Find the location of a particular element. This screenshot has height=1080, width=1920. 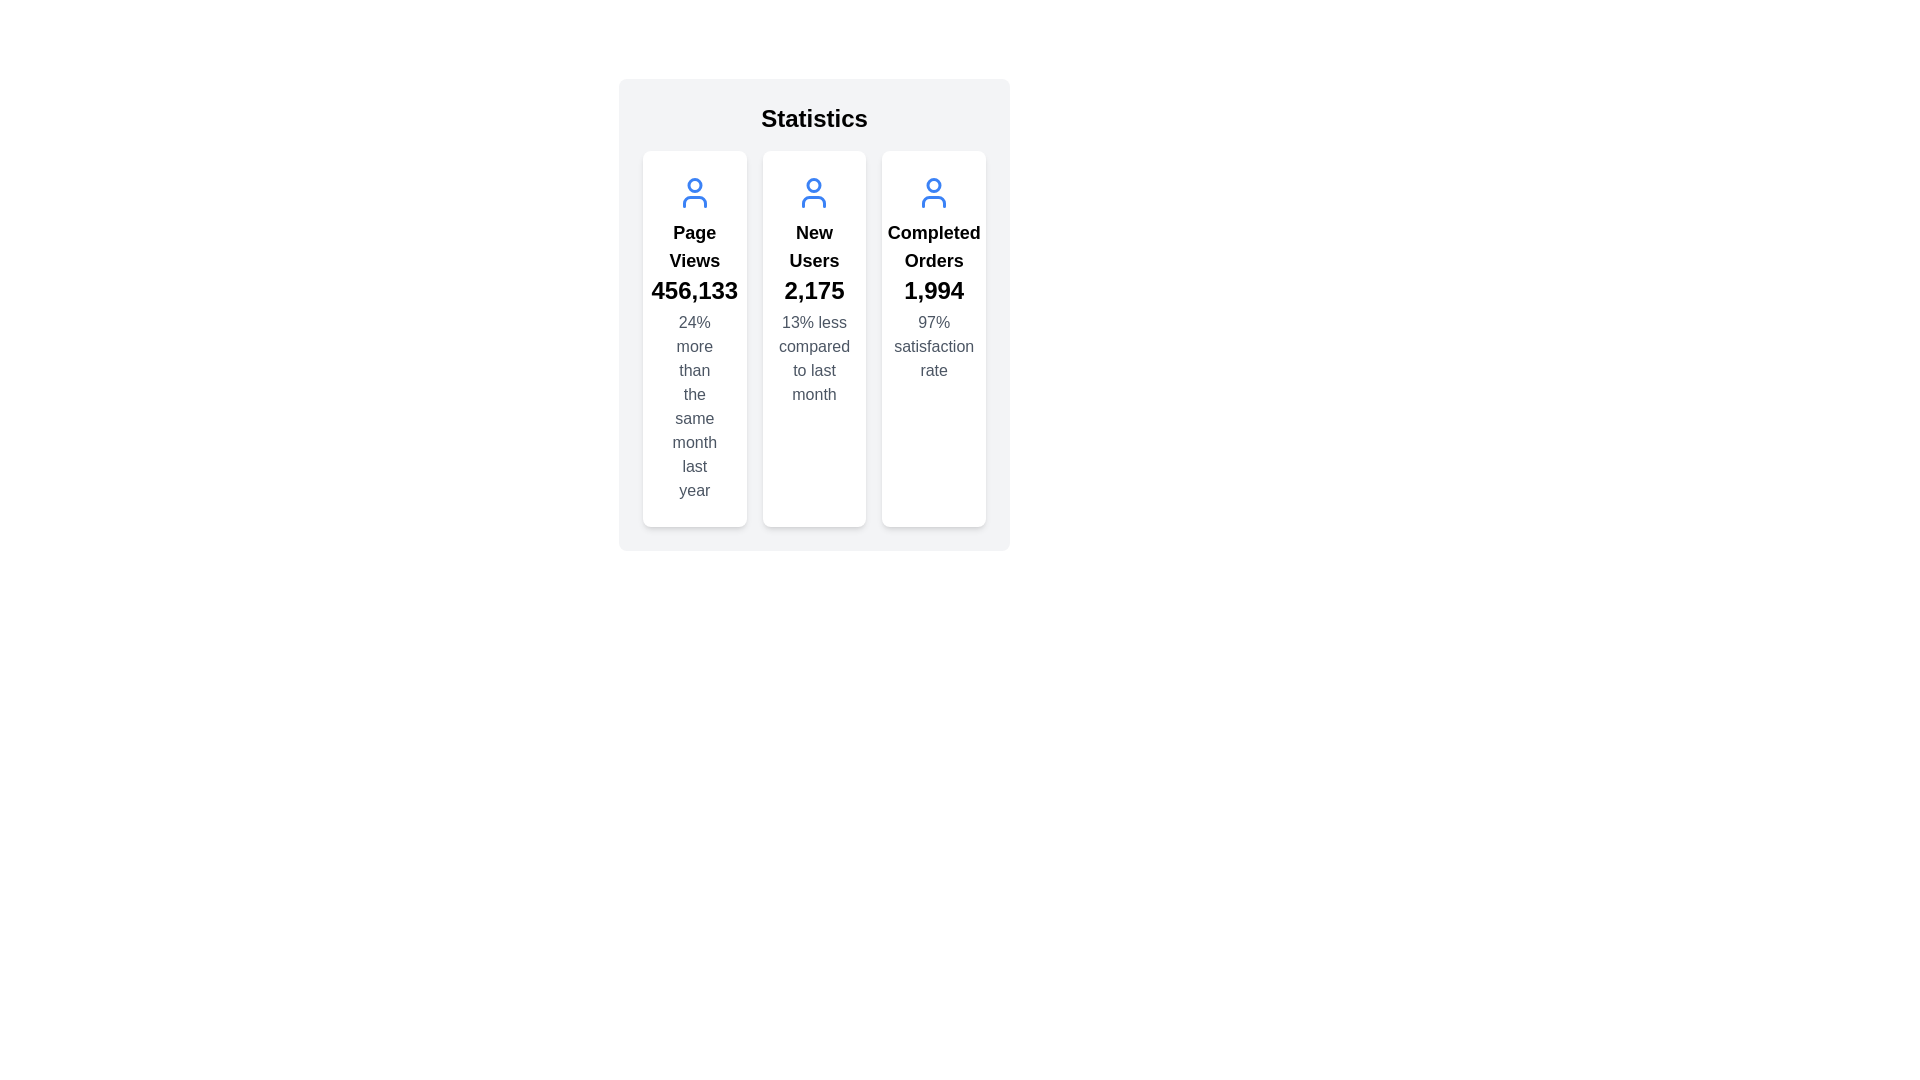

information displayed in the text label showing '97% satisfaction rate' in the 'Completed Orders' card of the statistics panel is located at coordinates (933, 346).